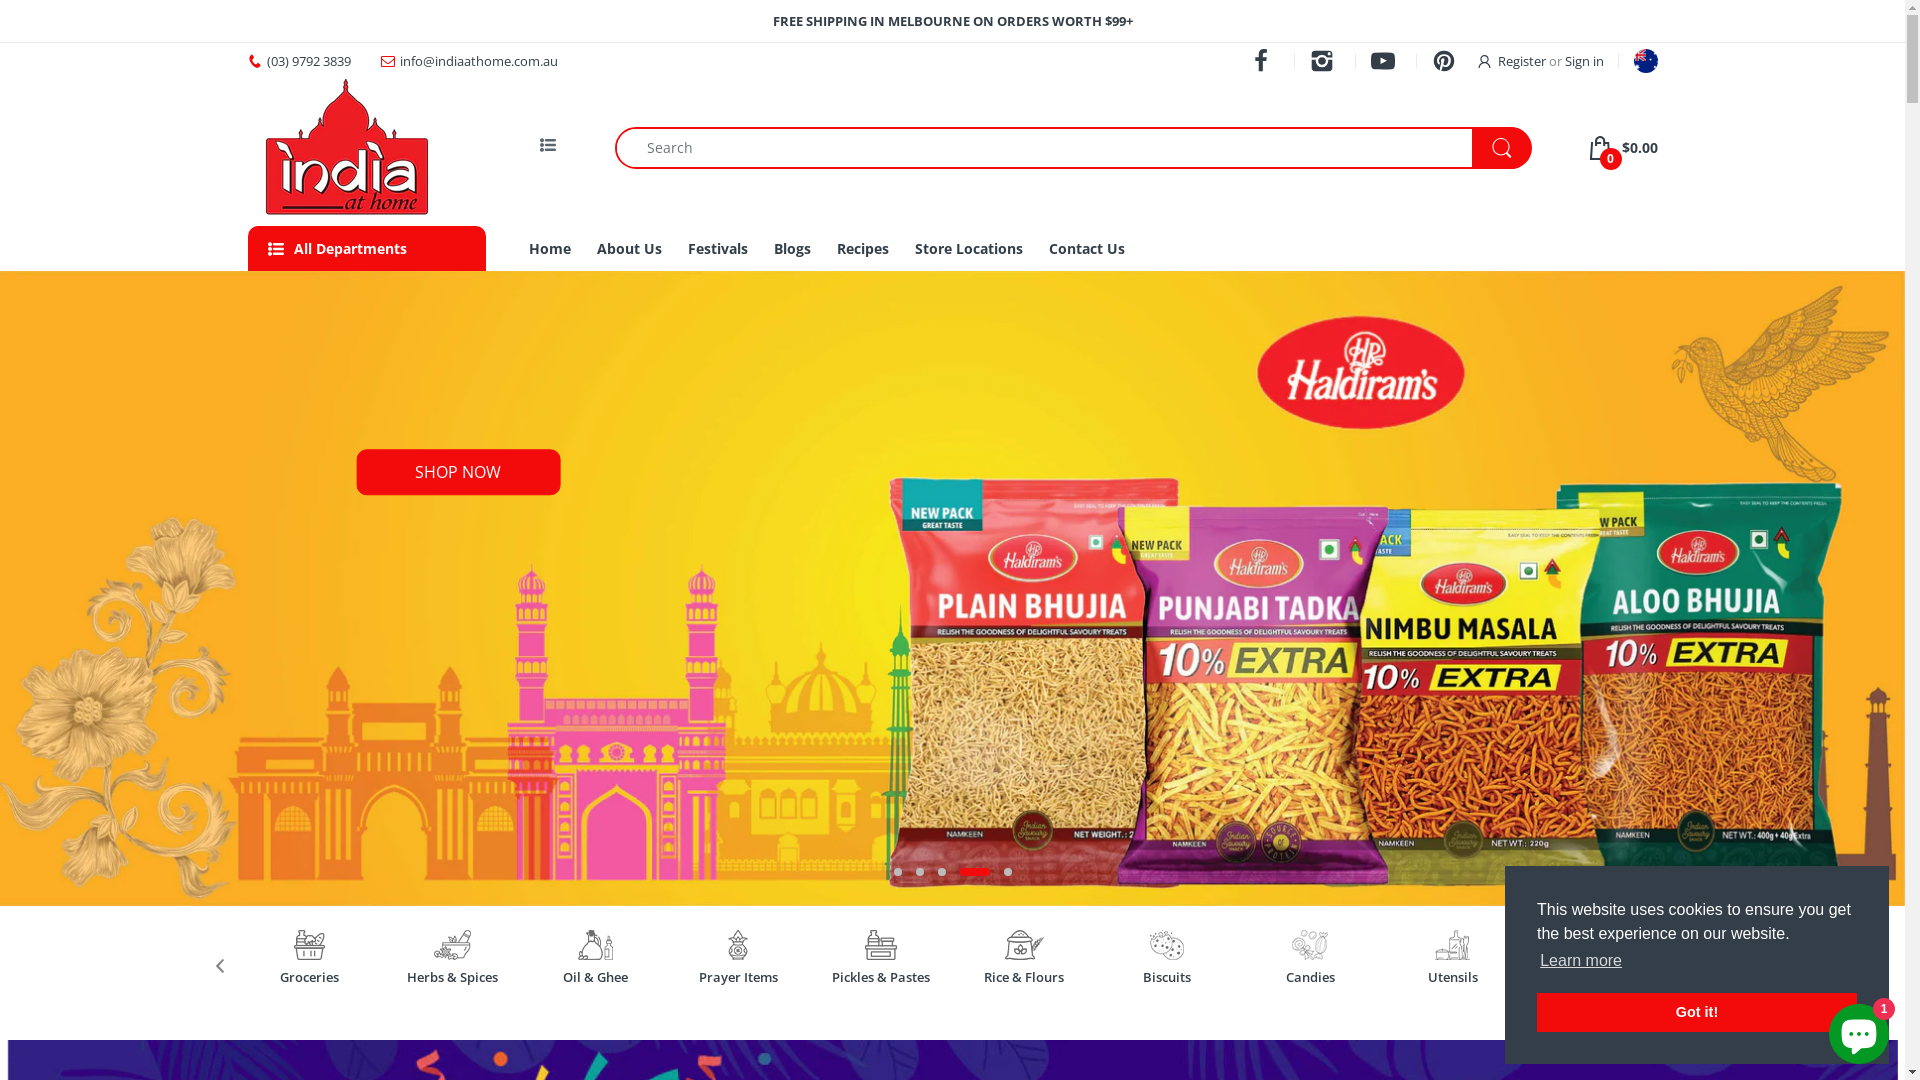 The image size is (1920, 1080). What do you see at coordinates (307, 976) in the screenshot?
I see `'Groceries'` at bounding box center [307, 976].